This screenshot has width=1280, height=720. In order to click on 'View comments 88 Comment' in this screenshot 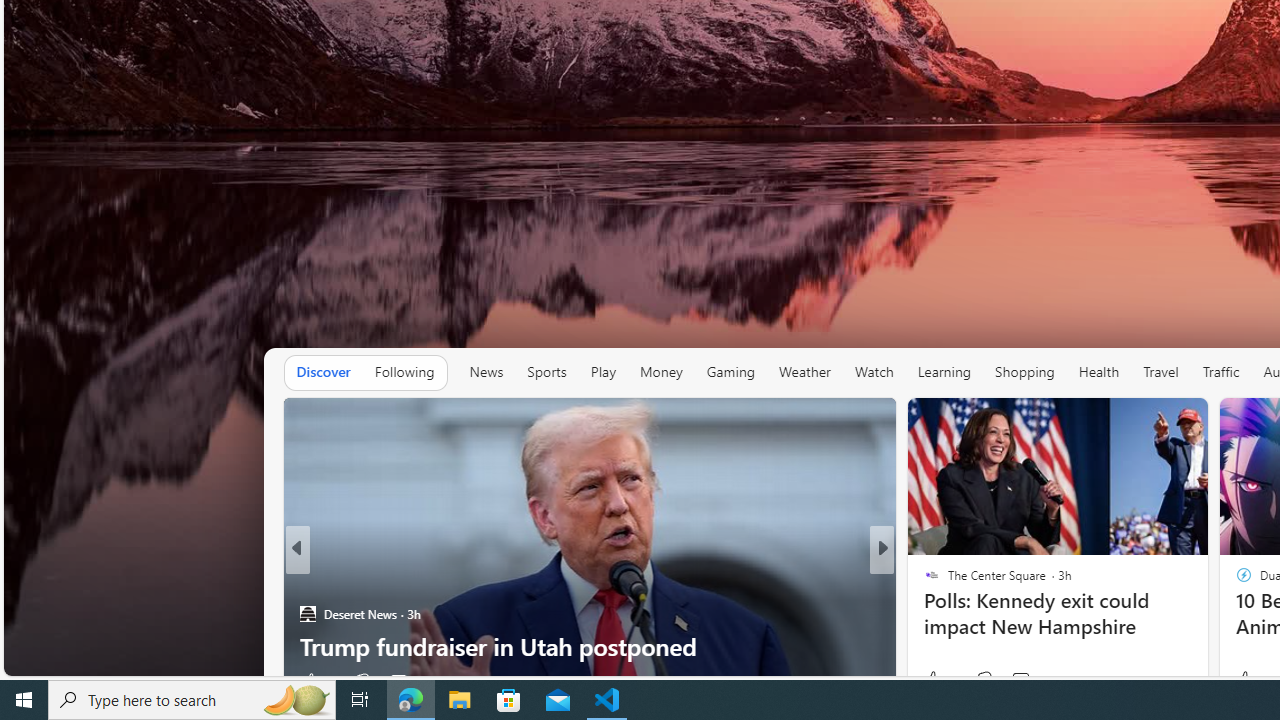, I will do `click(1029, 680)`.